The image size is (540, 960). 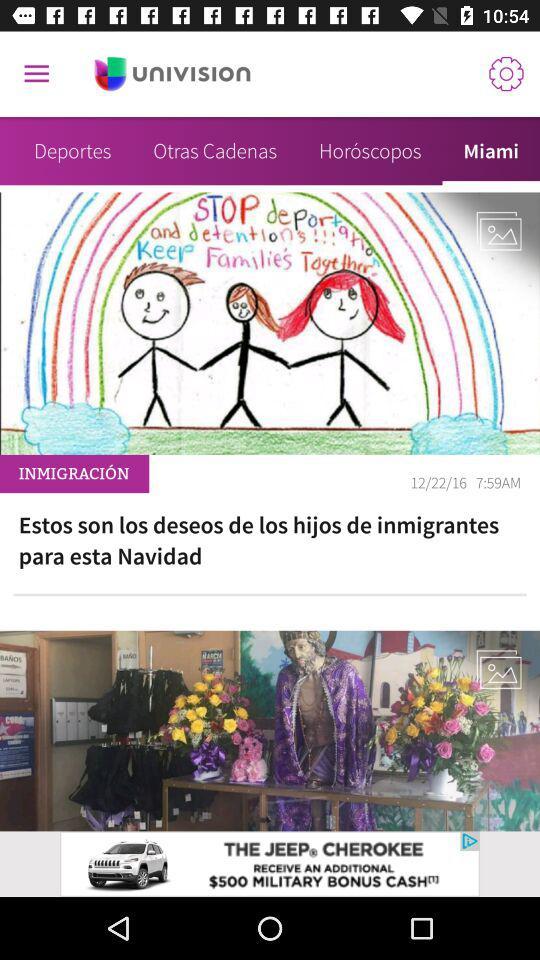 What do you see at coordinates (270, 863) in the screenshot?
I see `adverdisement page` at bounding box center [270, 863].